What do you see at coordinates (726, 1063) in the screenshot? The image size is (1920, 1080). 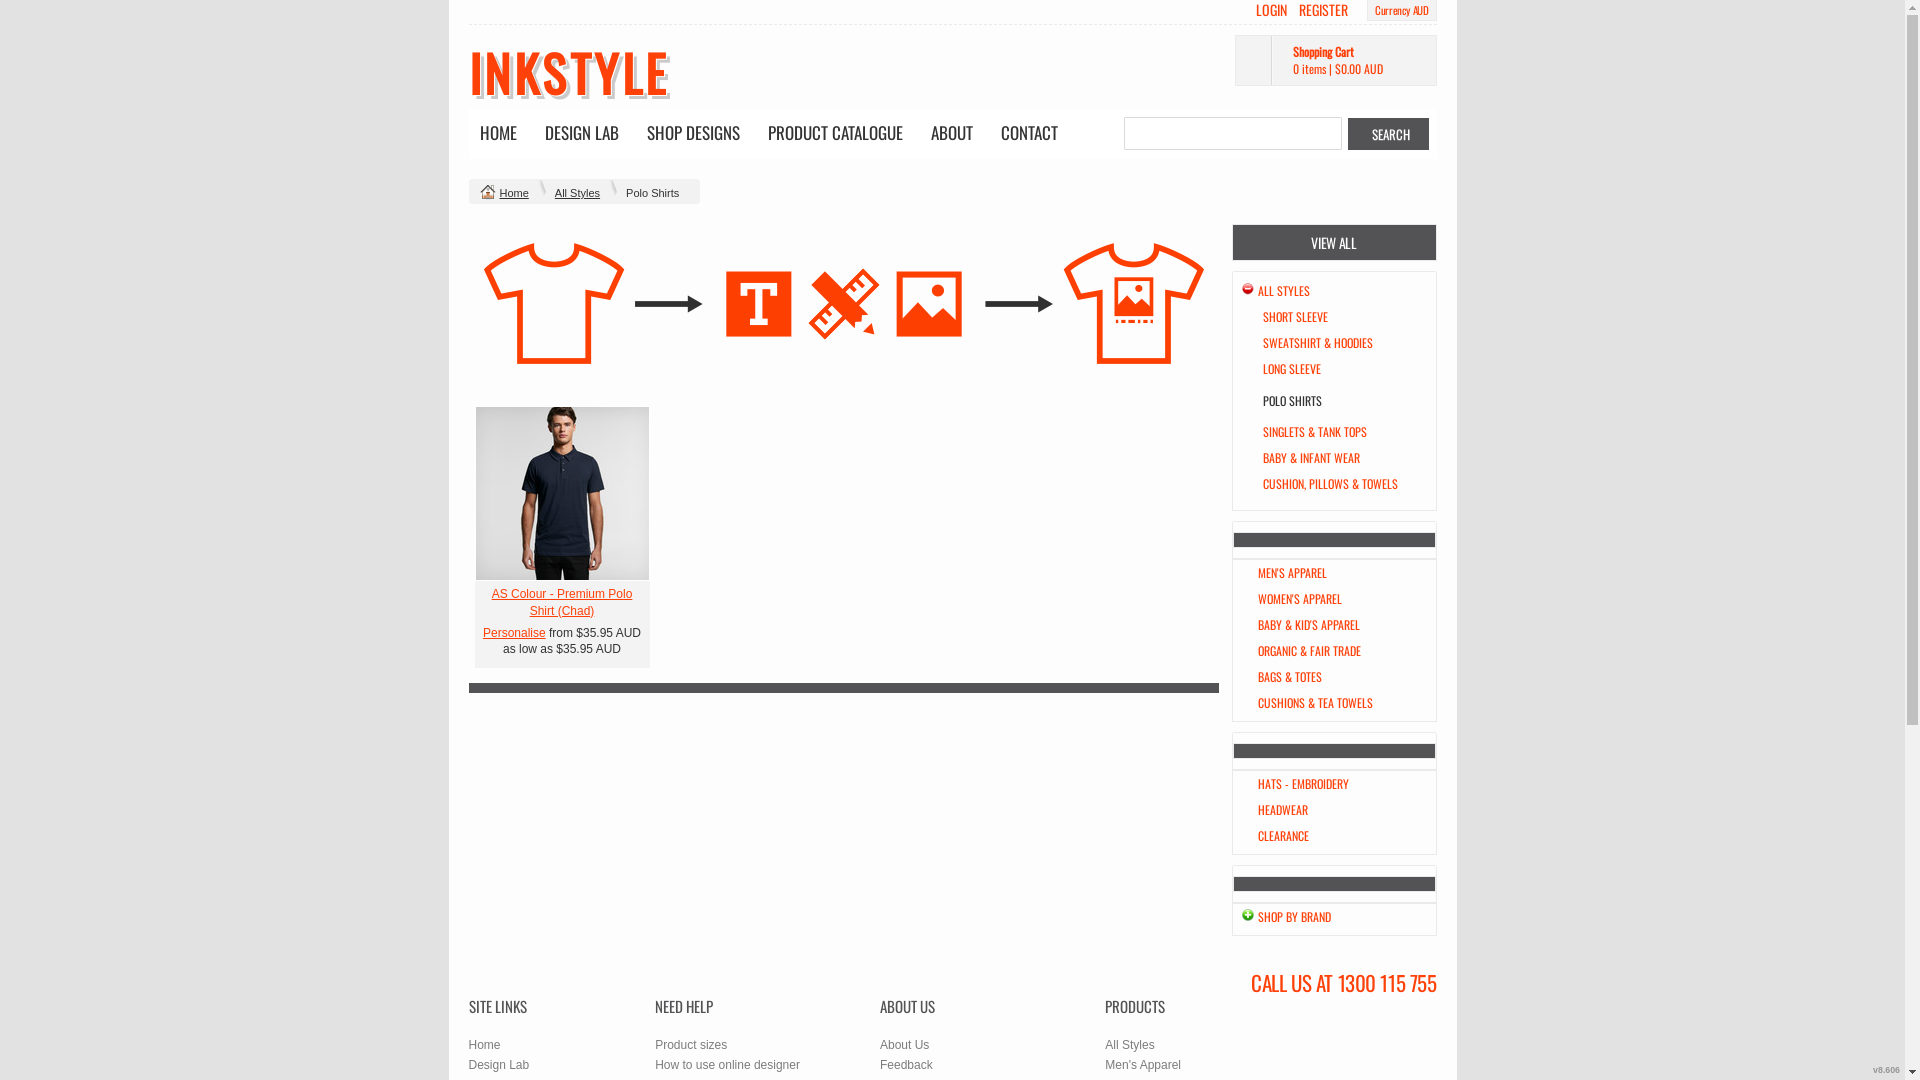 I see `'How to use online designer'` at bounding box center [726, 1063].